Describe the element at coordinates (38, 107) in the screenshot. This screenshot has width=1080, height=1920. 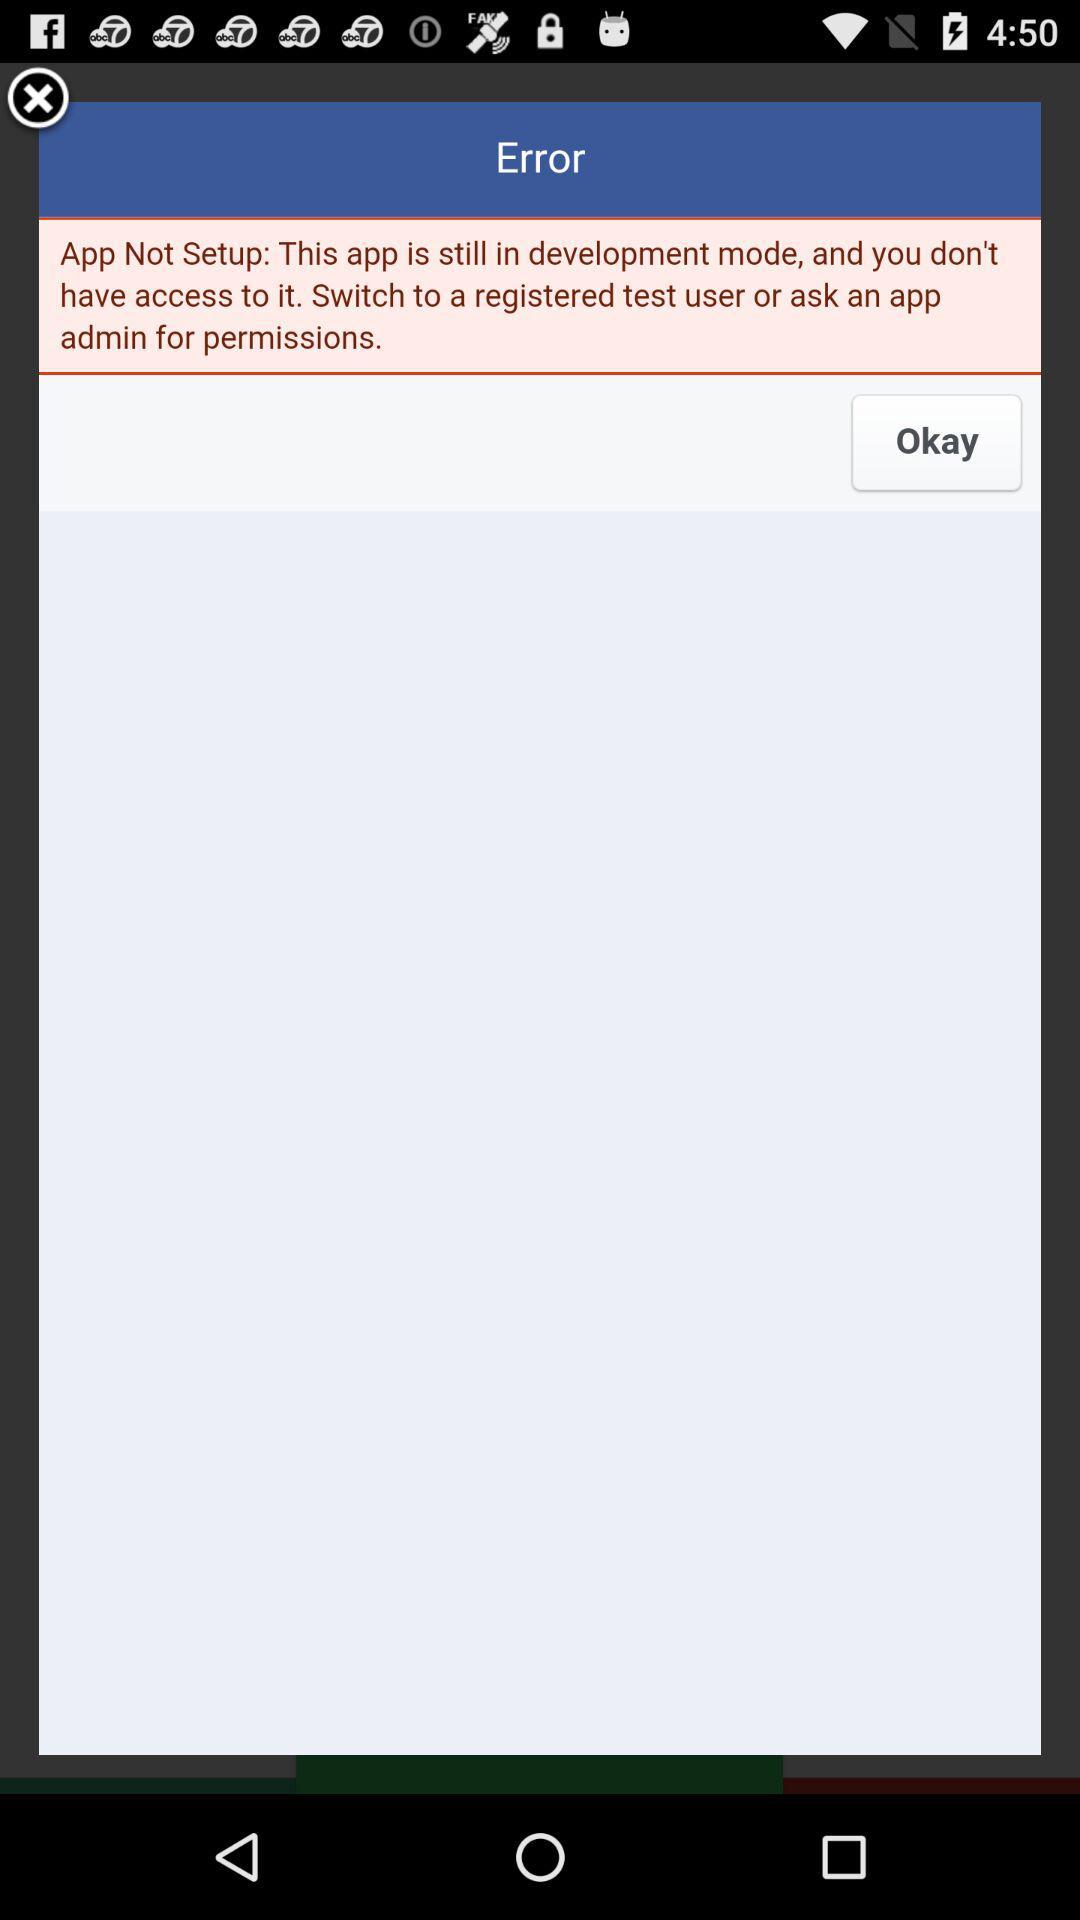
I see `the close icon` at that location.